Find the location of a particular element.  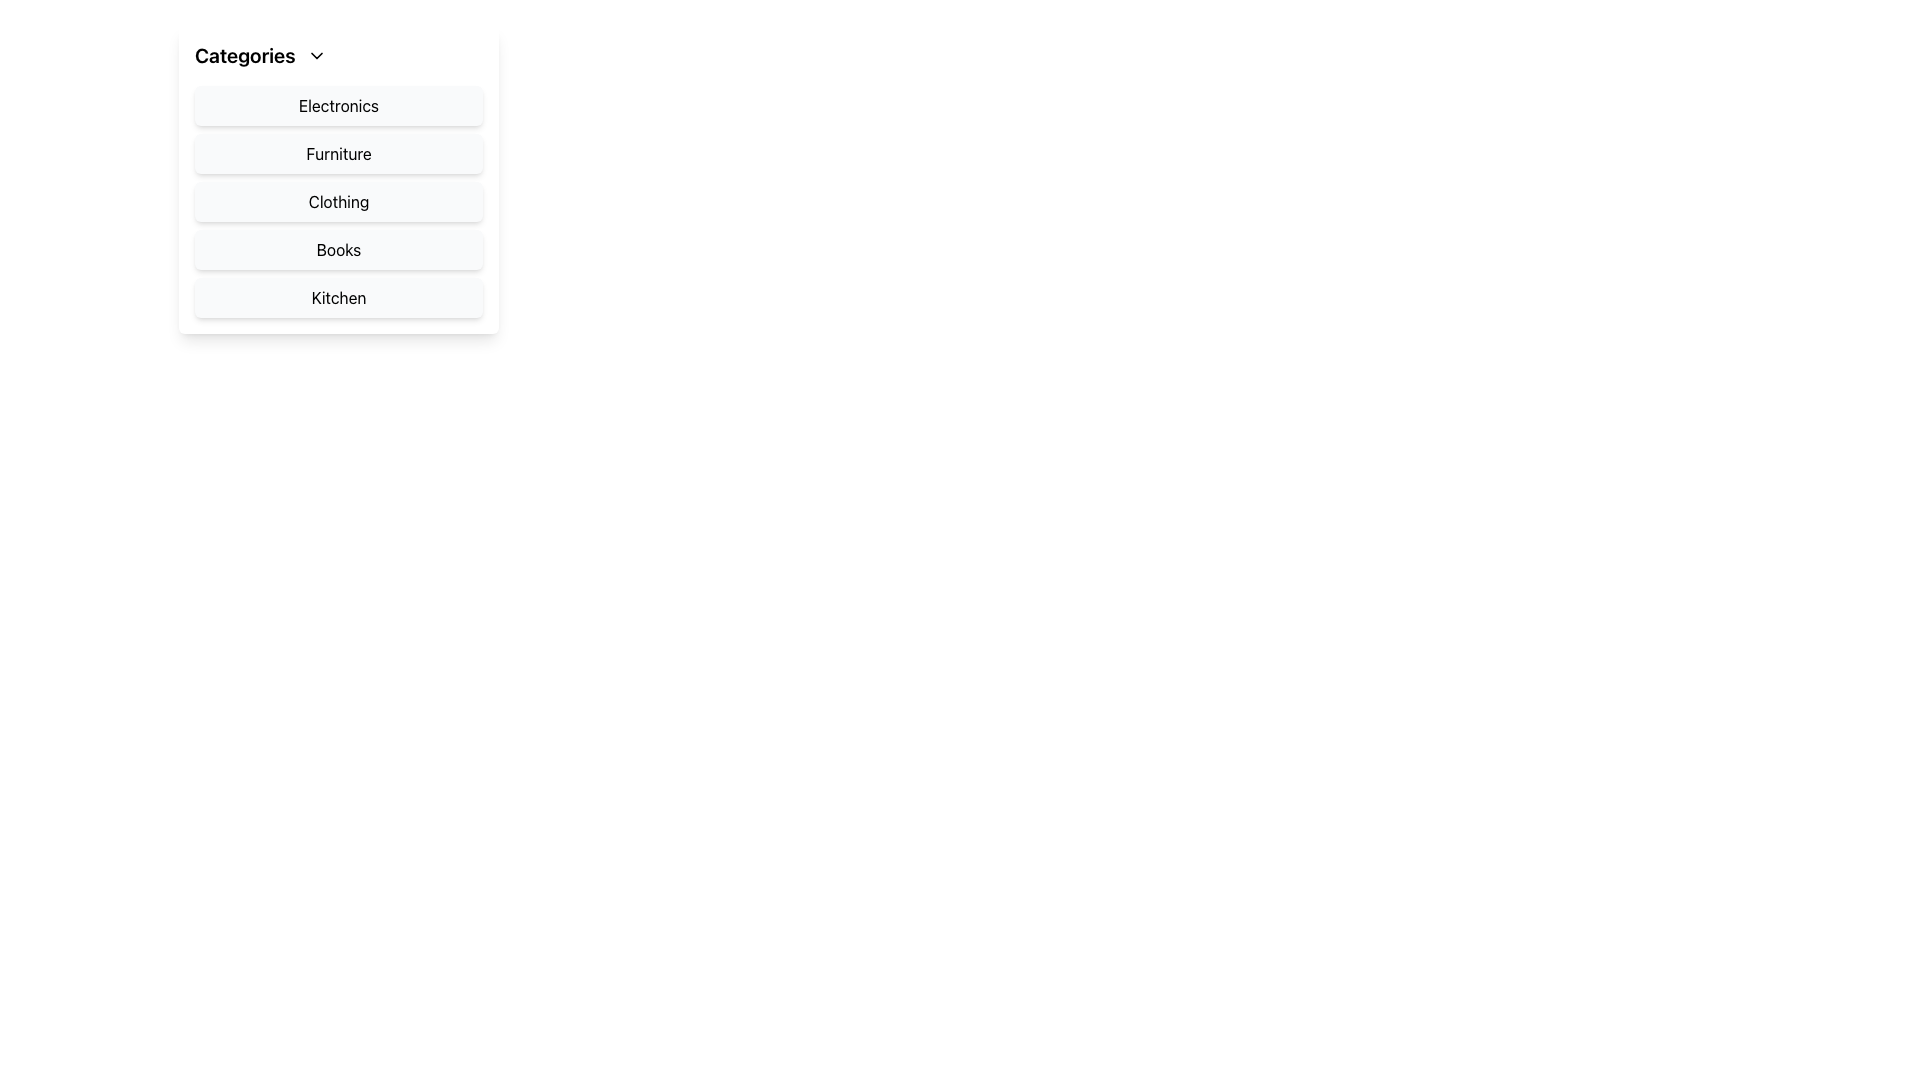

the downward-pointing chevron icon located to the right of the 'Categories' text is located at coordinates (316, 55).